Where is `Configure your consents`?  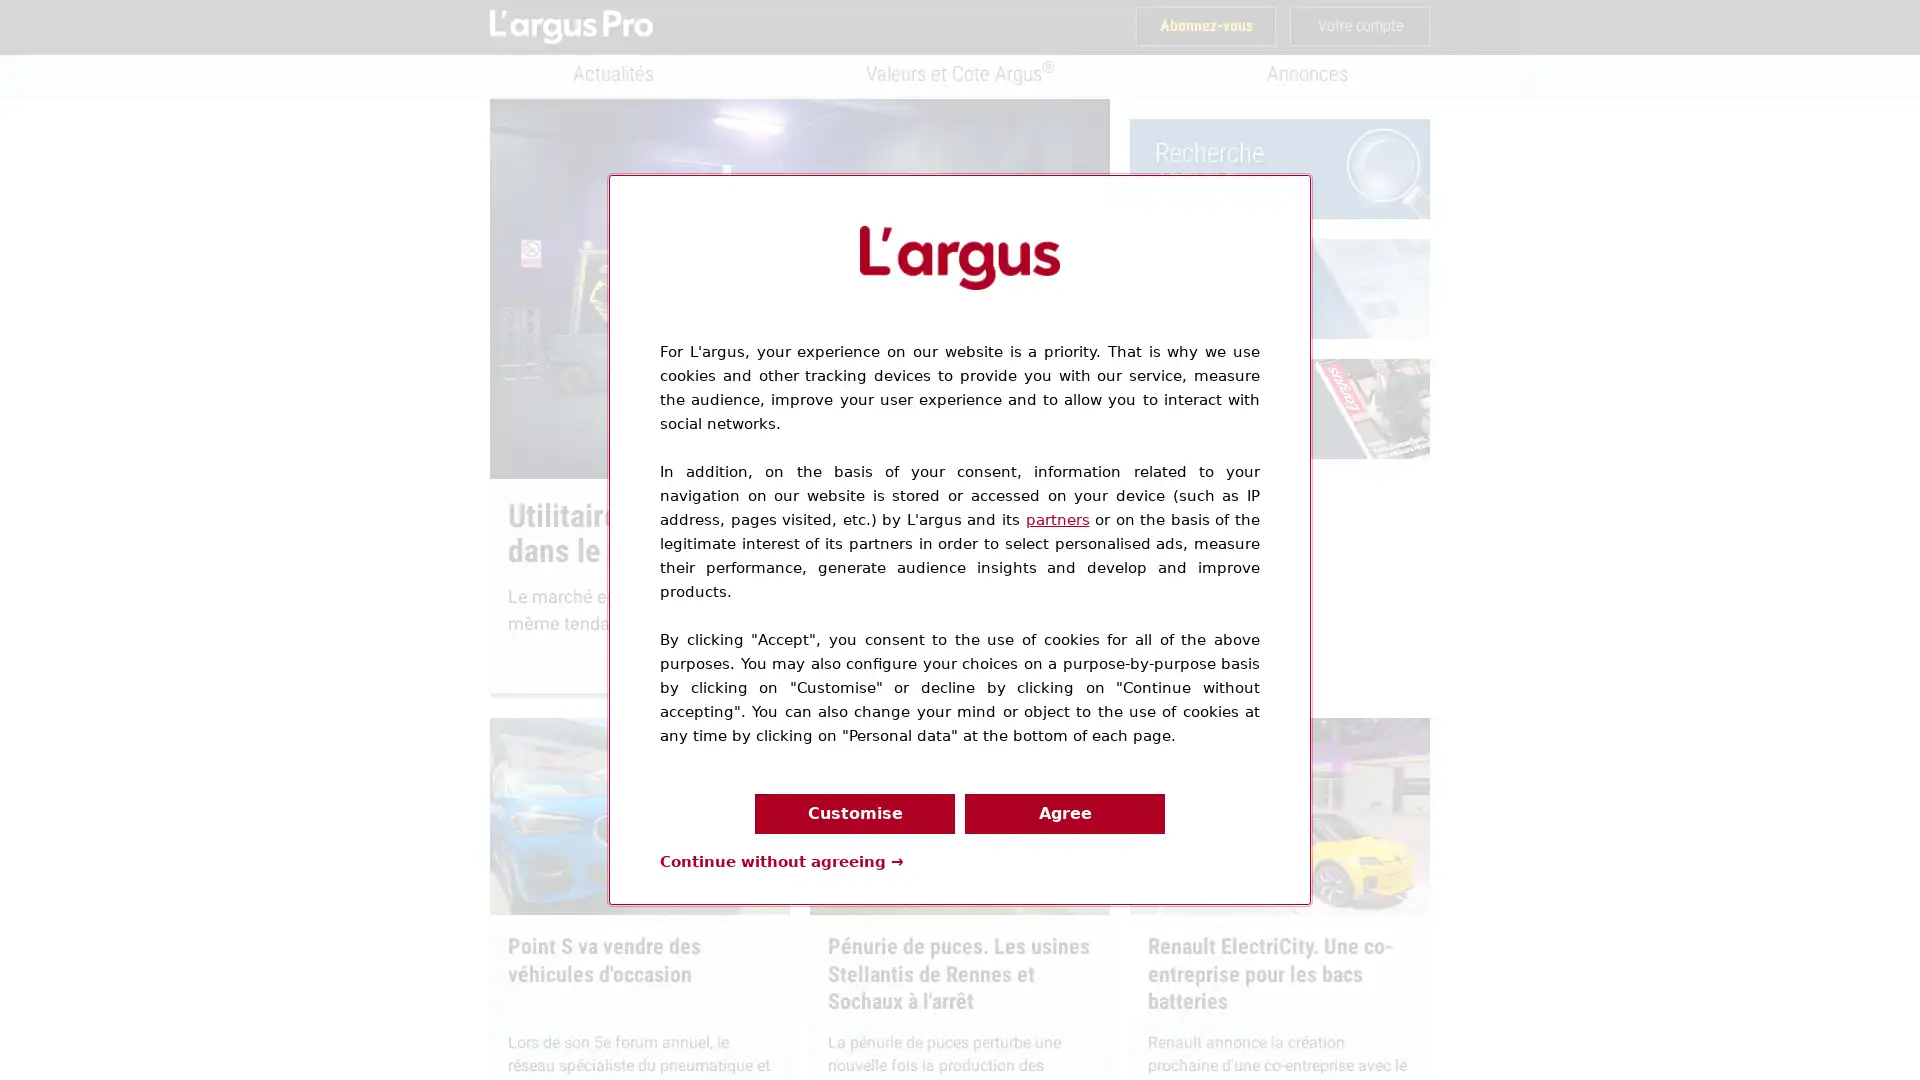
Configure your consents is located at coordinates (854, 813).